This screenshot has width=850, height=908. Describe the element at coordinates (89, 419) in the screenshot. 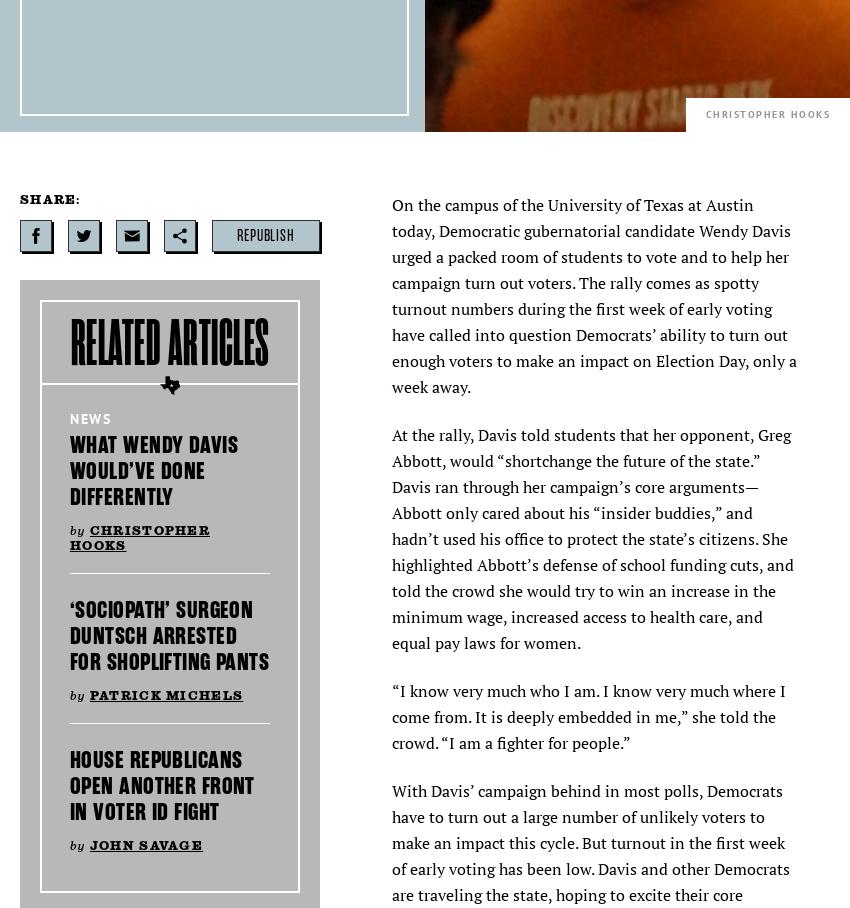

I see `'News'` at that location.